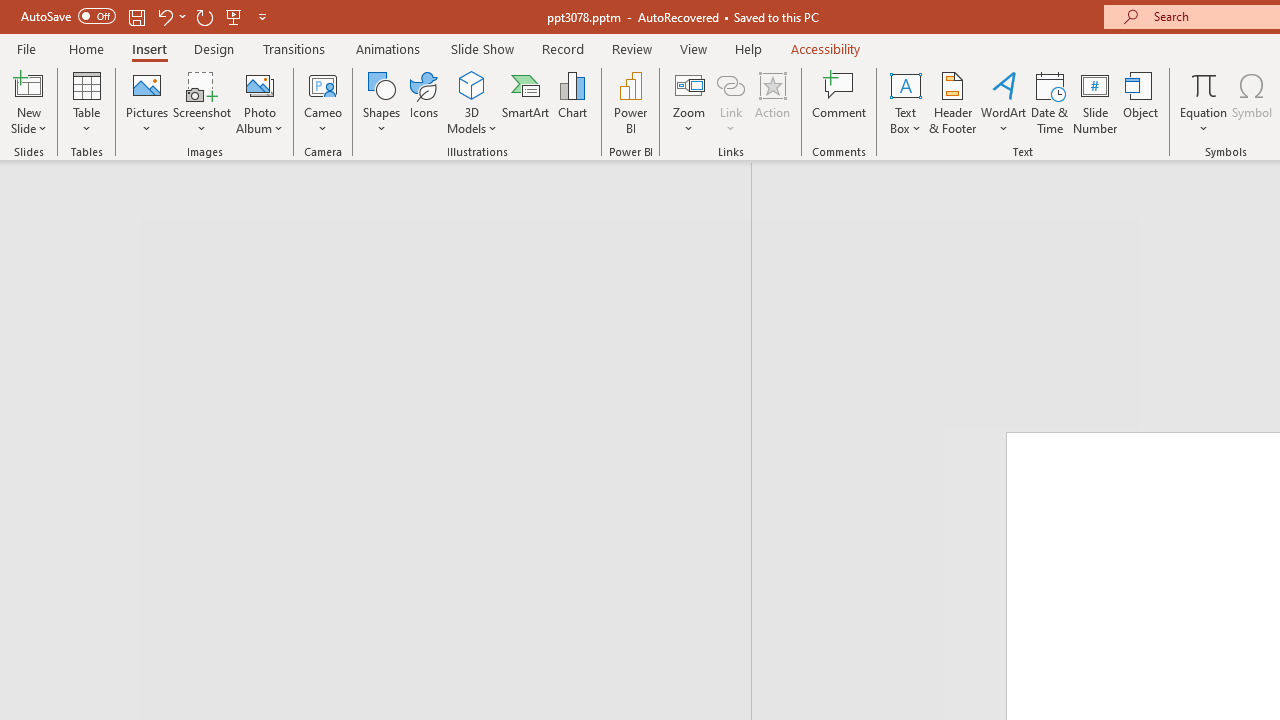 The image size is (1280, 720). Describe the element at coordinates (730, 103) in the screenshot. I see `'Link'` at that location.